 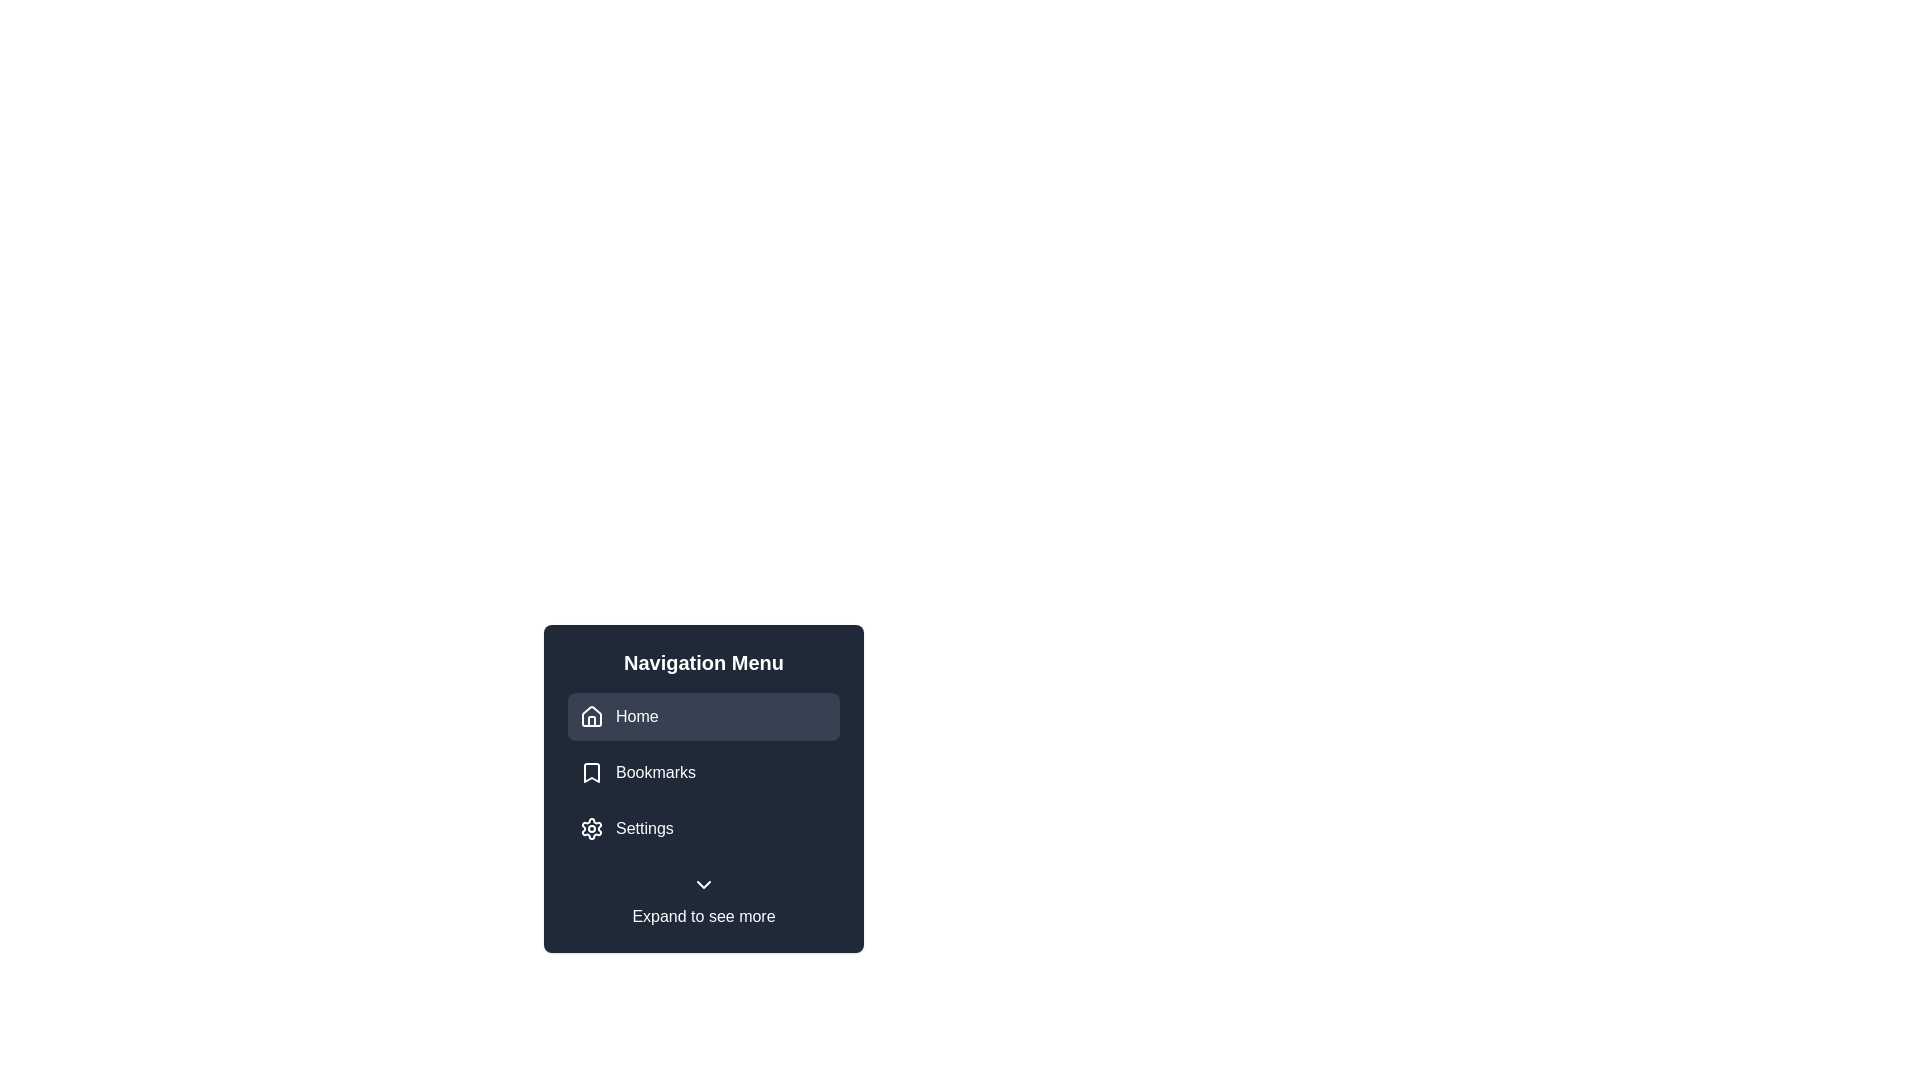 I want to click on the downward-facing chevron icon above the text 'Expand to see more' in the dark sidebar, so click(x=704, y=883).